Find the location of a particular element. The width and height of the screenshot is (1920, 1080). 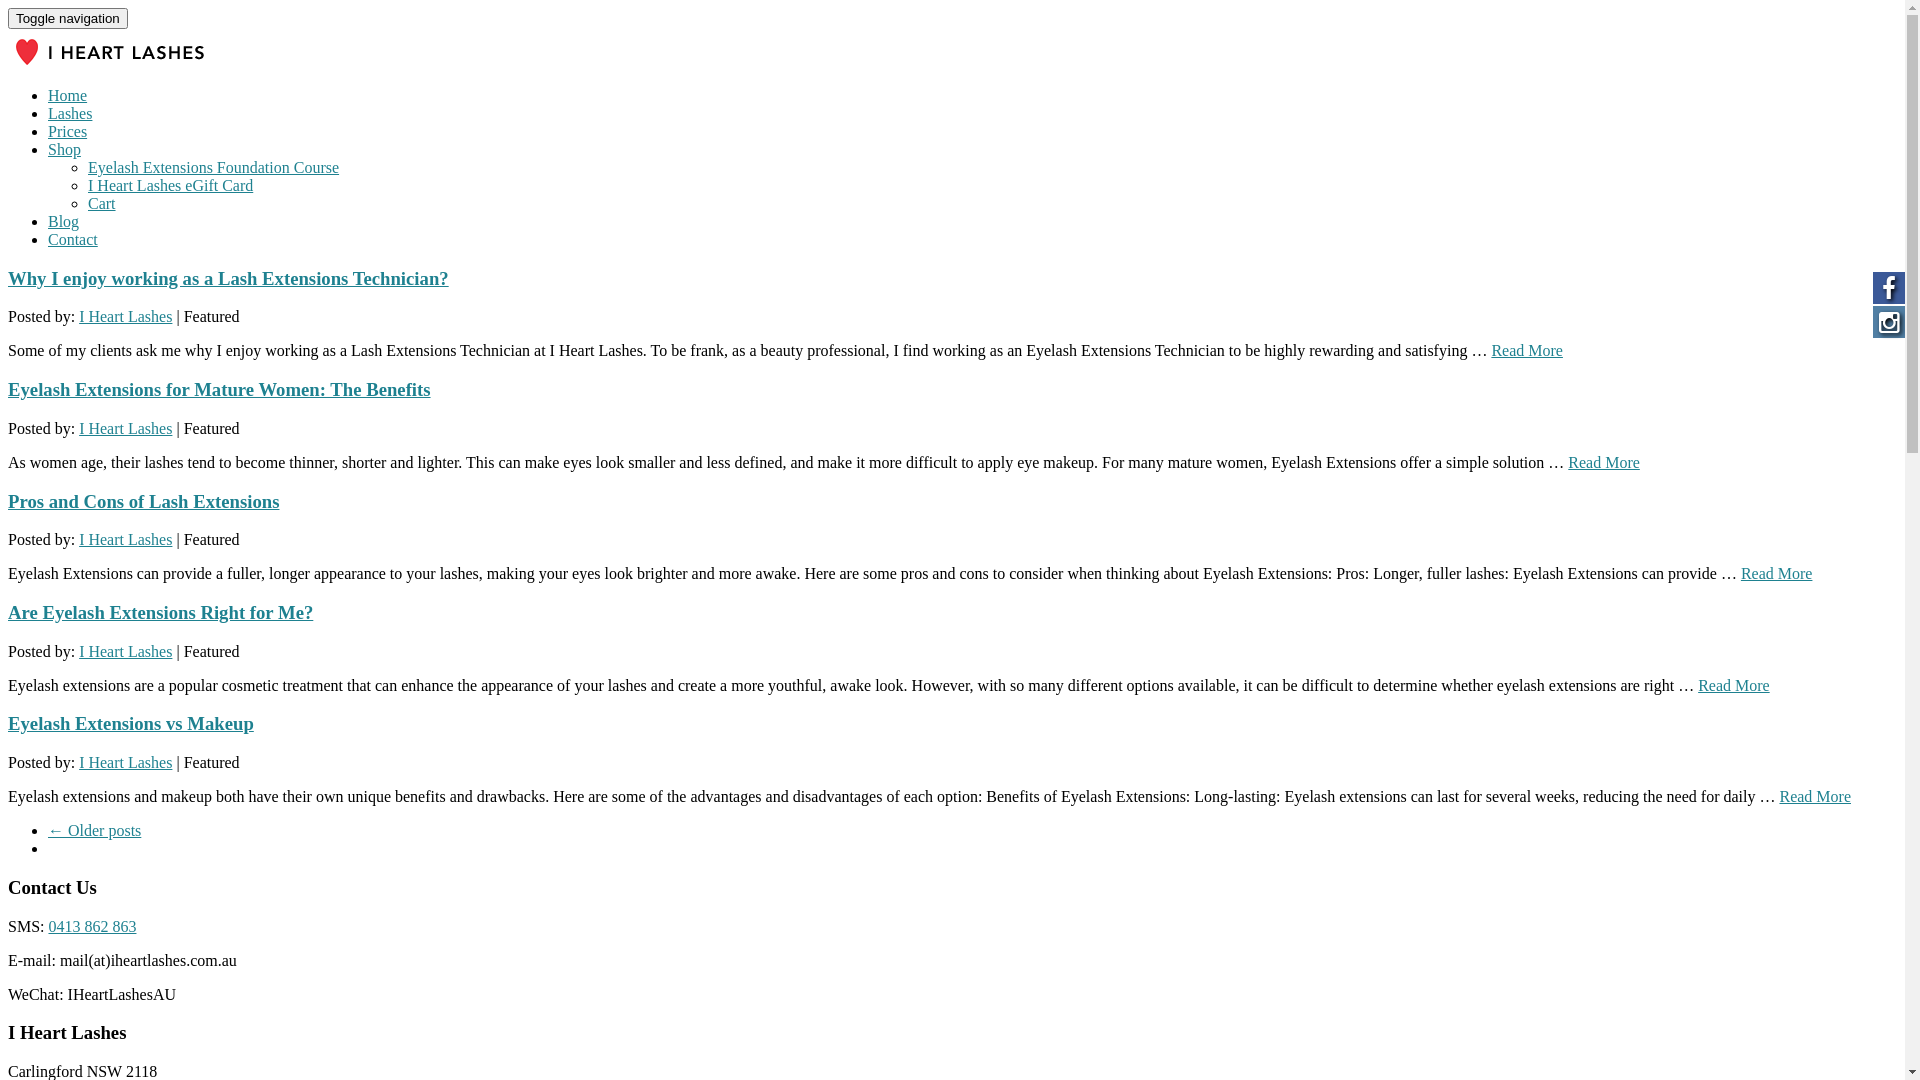

'Read More' is located at coordinates (1779, 795).